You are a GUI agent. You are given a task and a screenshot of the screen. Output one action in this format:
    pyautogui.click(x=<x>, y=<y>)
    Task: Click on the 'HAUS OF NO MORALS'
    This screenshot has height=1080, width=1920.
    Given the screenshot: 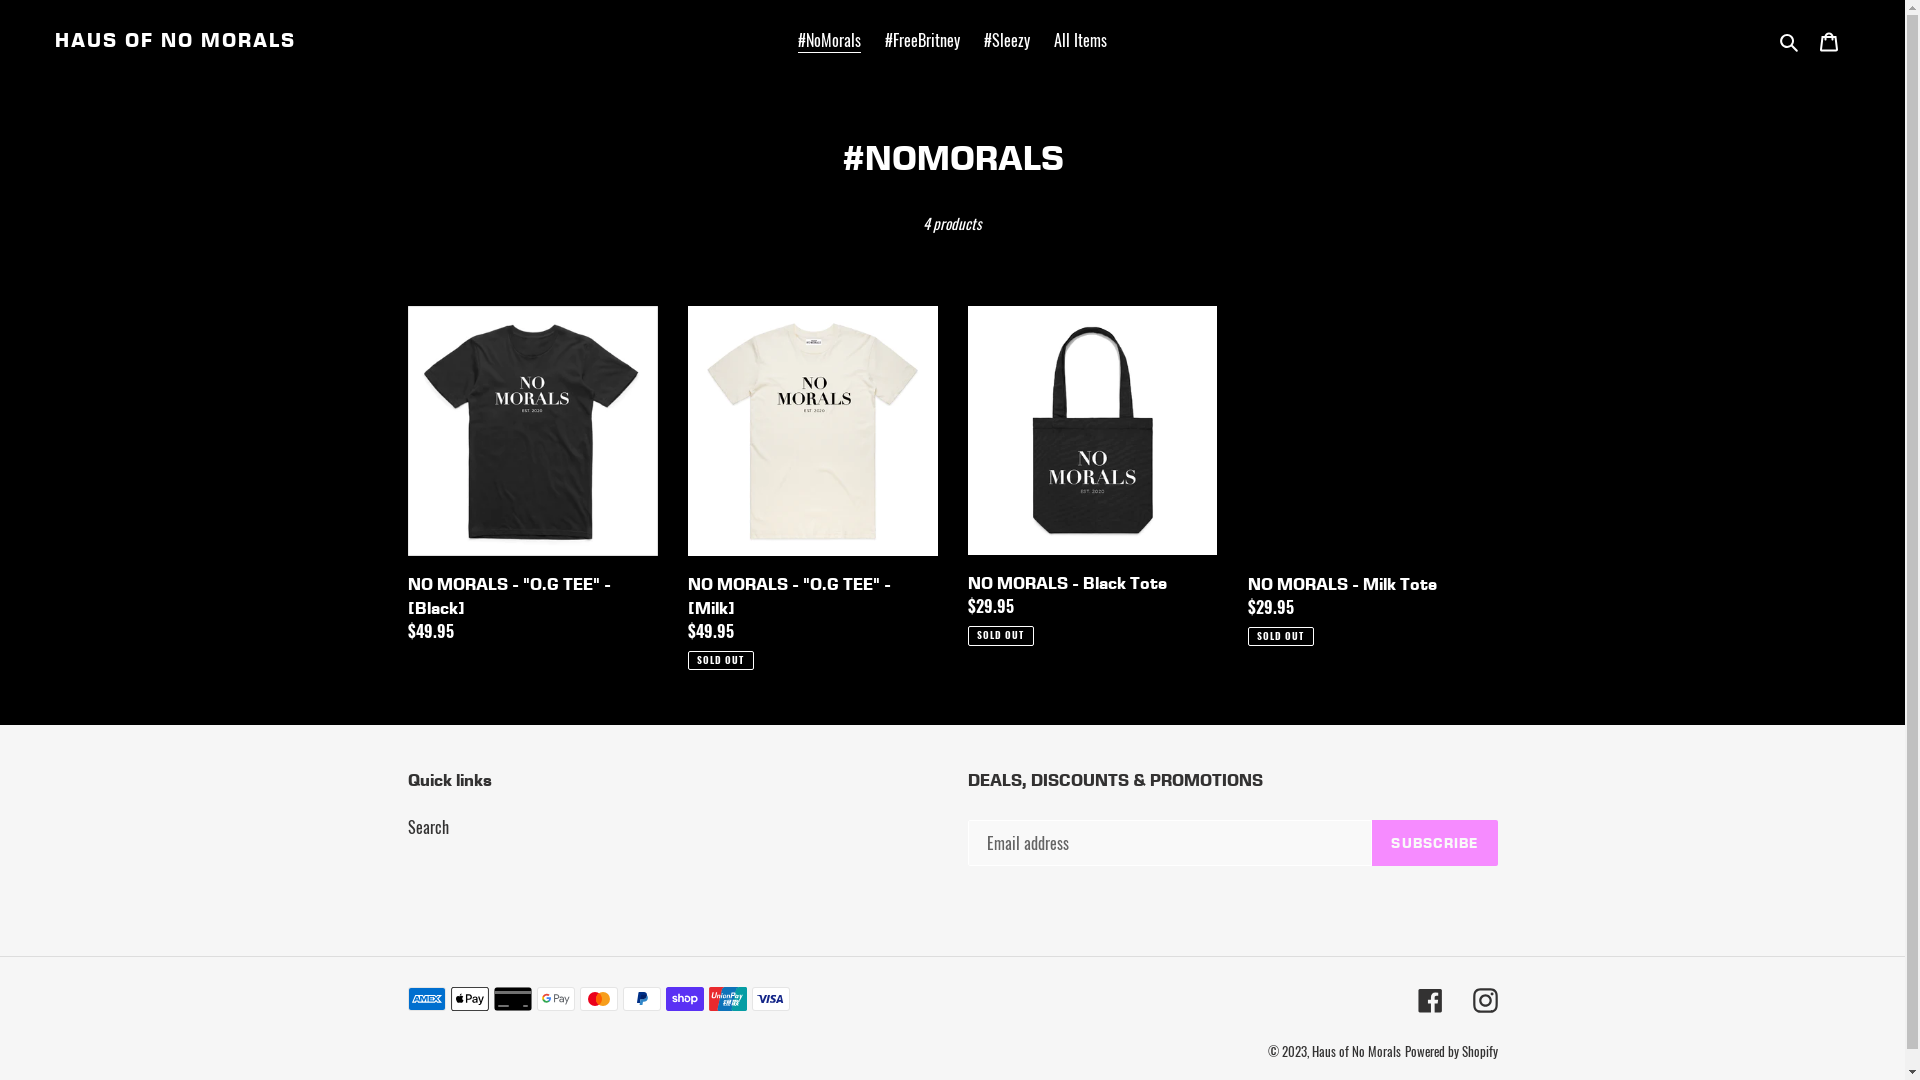 What is the action you would take?
    pyautogui.click(x=175, y=39)
    